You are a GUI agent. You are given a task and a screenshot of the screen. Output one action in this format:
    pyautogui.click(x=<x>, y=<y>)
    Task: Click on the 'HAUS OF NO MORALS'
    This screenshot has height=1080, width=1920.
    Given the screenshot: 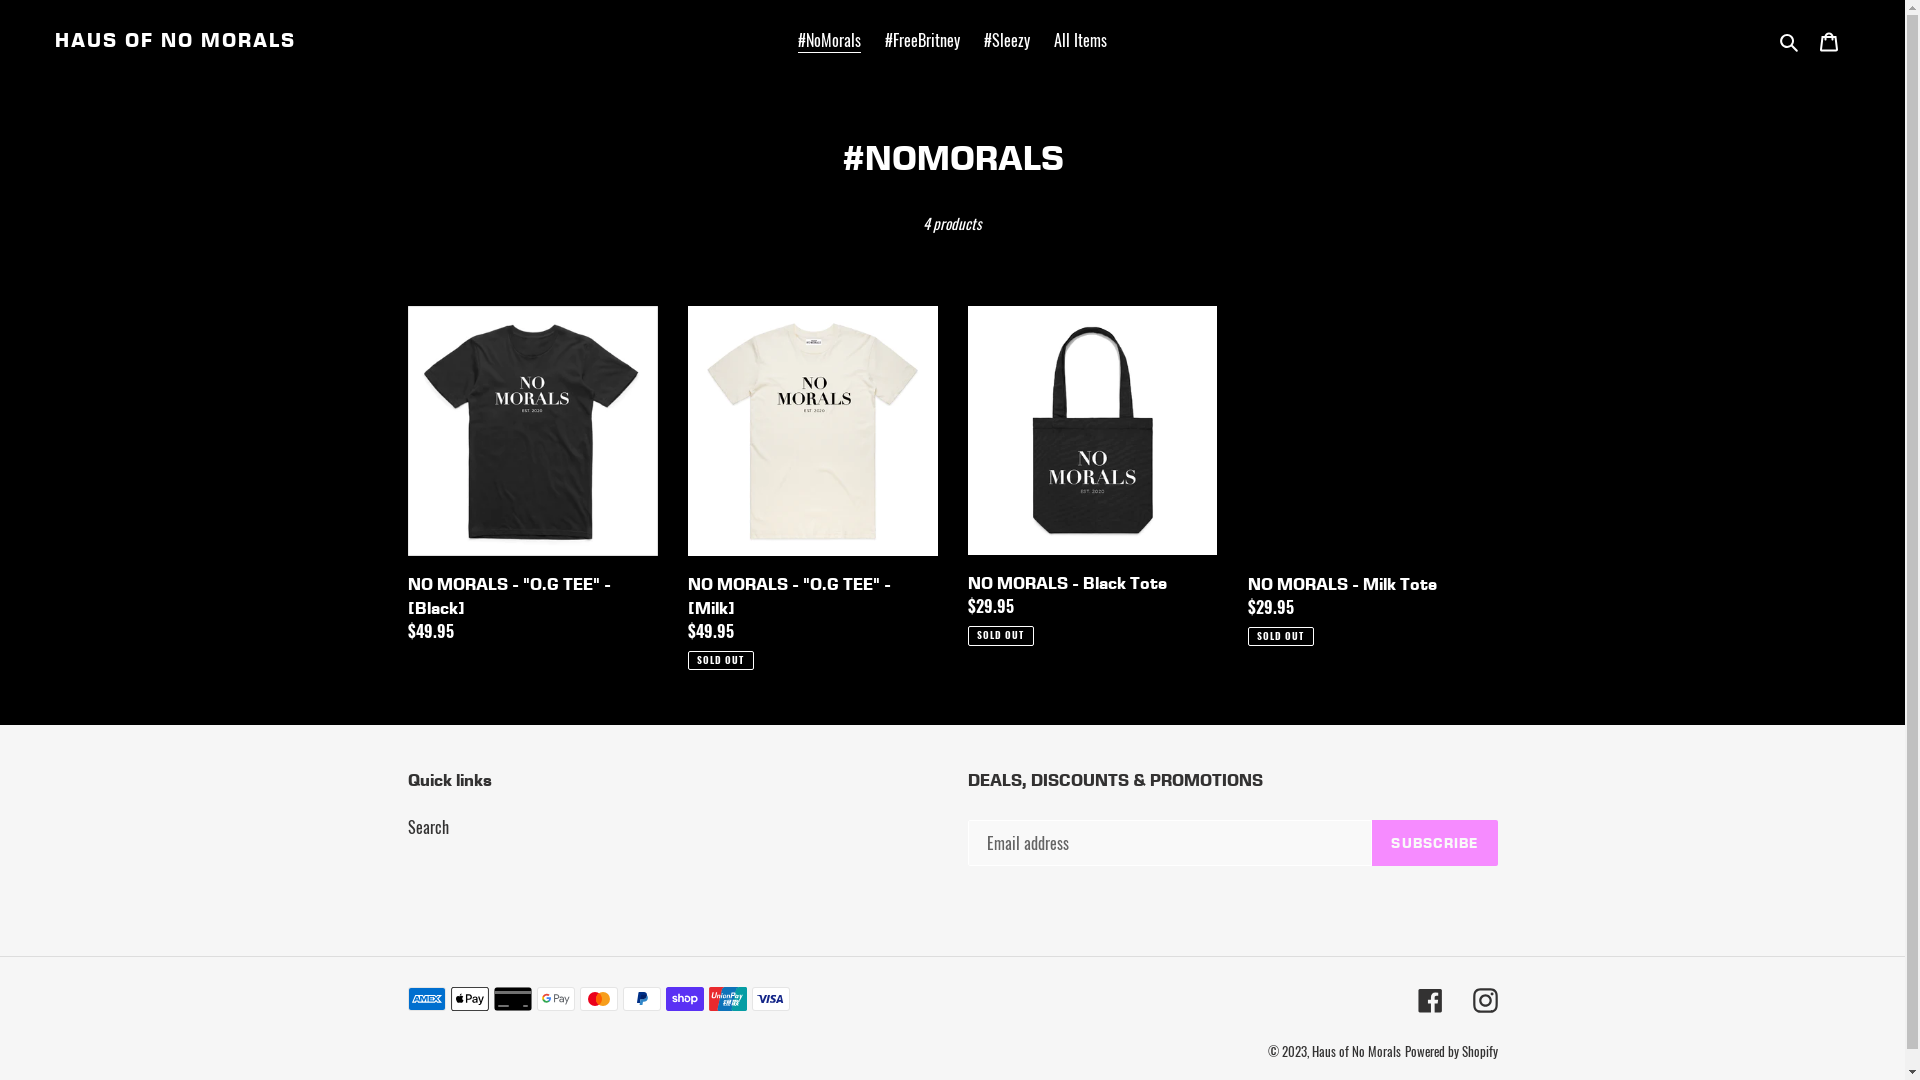 What is the action you would take?
    pyautogui.click(x=175, y=39)
    